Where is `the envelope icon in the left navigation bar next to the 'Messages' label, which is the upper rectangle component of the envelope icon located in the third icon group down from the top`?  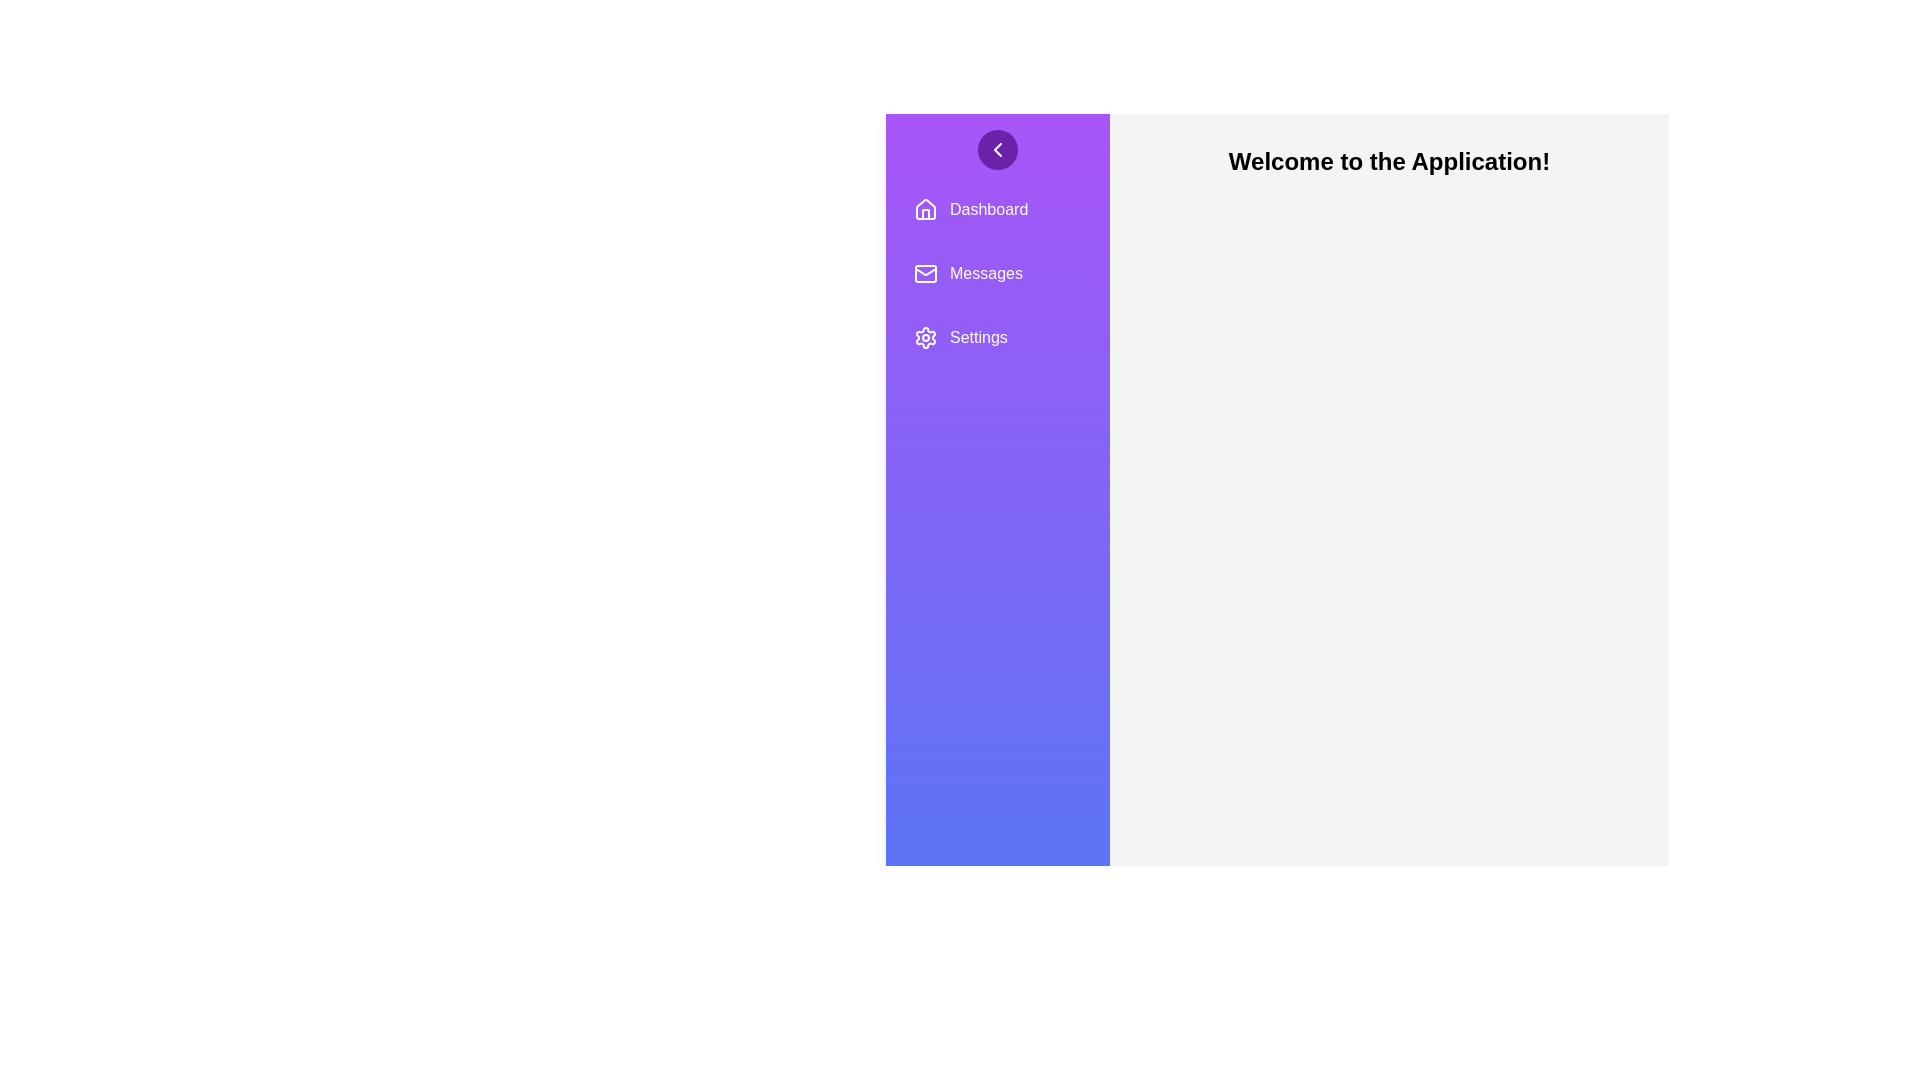
the envelope icon in the left navigation bar next to the 'Messages' label, which is the upper rectangle component of the envelope icon located in the third icon group down from the top is located at coordinates (925, 273).